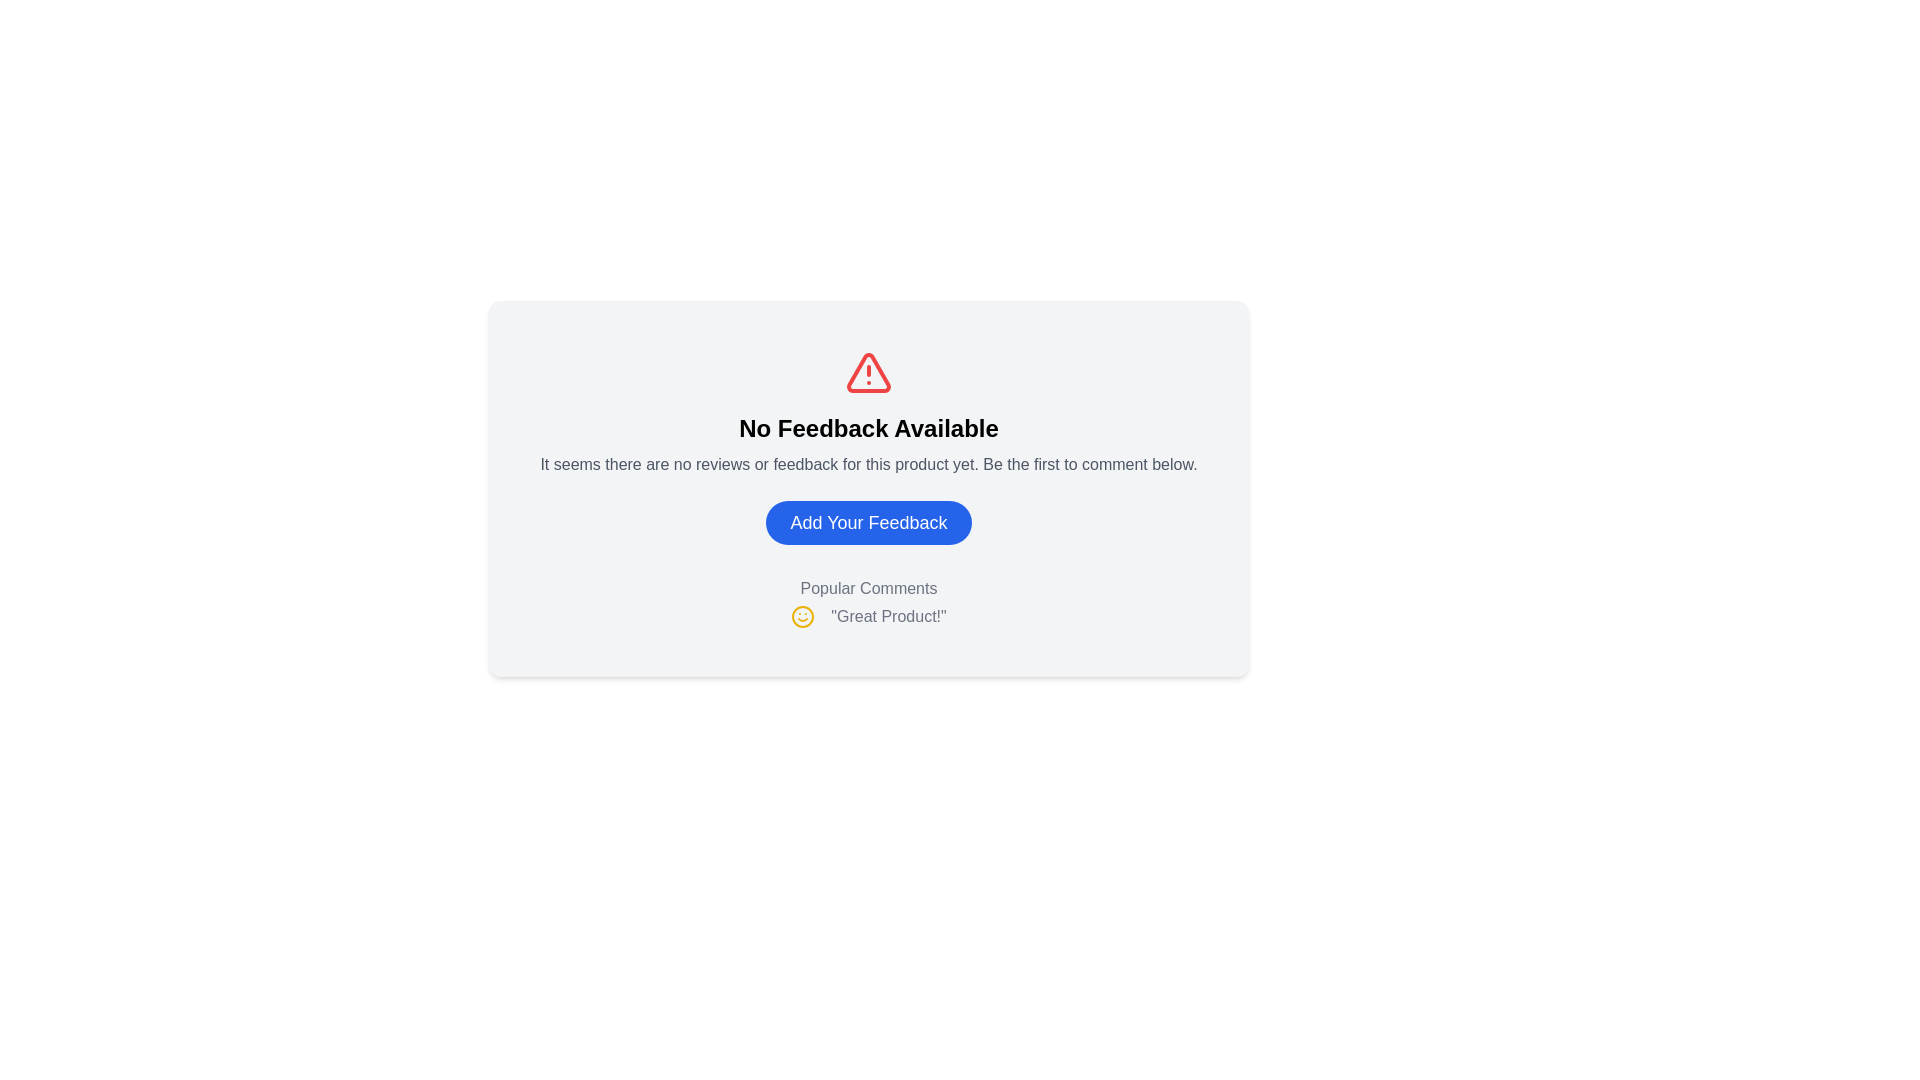 The height and width of the screenshot is (1080, 1920). Describe the element at coordinates (868, 427) in the screenshot. I see `notification message located at the top of the centered modal box, below the warning icon and above the explanatory text` at that location.